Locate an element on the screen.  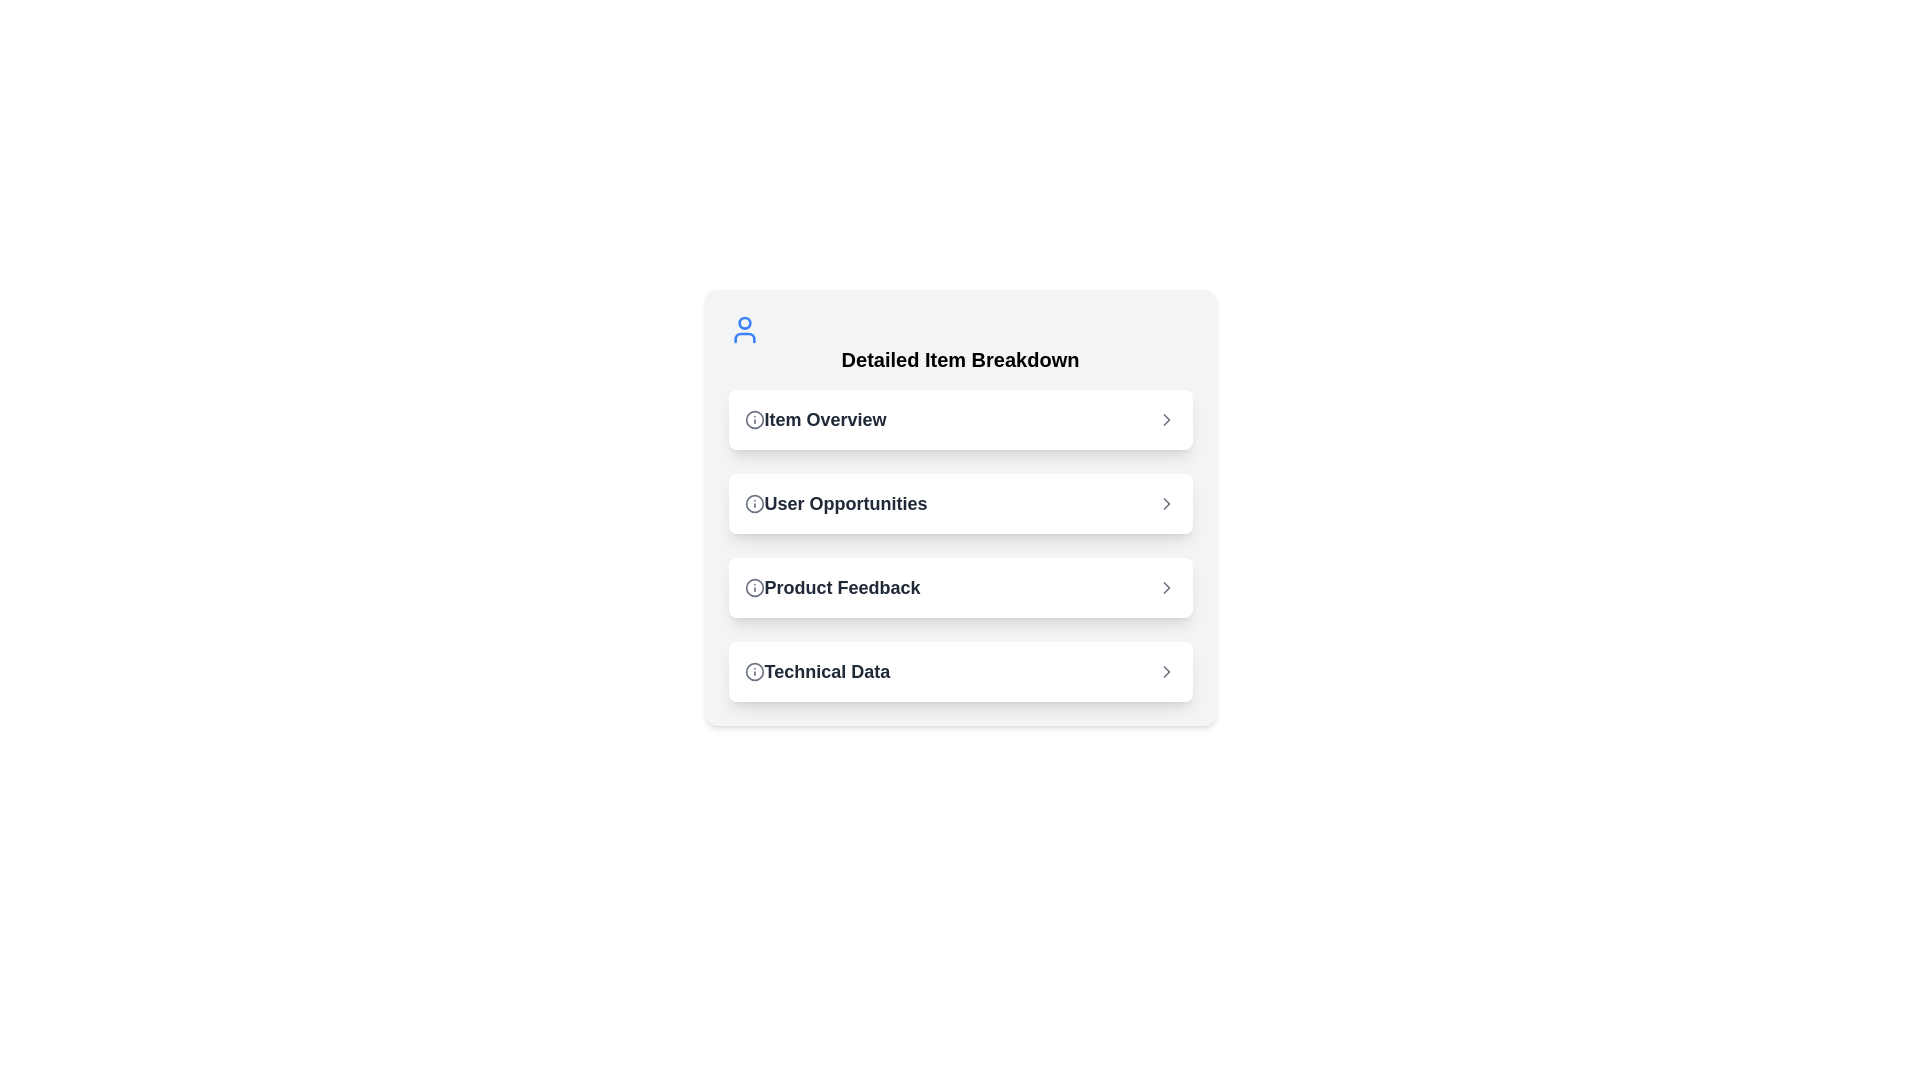
the right-pointing chevron icon, which has a minimalist outlined design and is located to the far right of the 'Product Feedback' label, to trigger a tooltip or visual highlight is located at coordinates (1166, 586).